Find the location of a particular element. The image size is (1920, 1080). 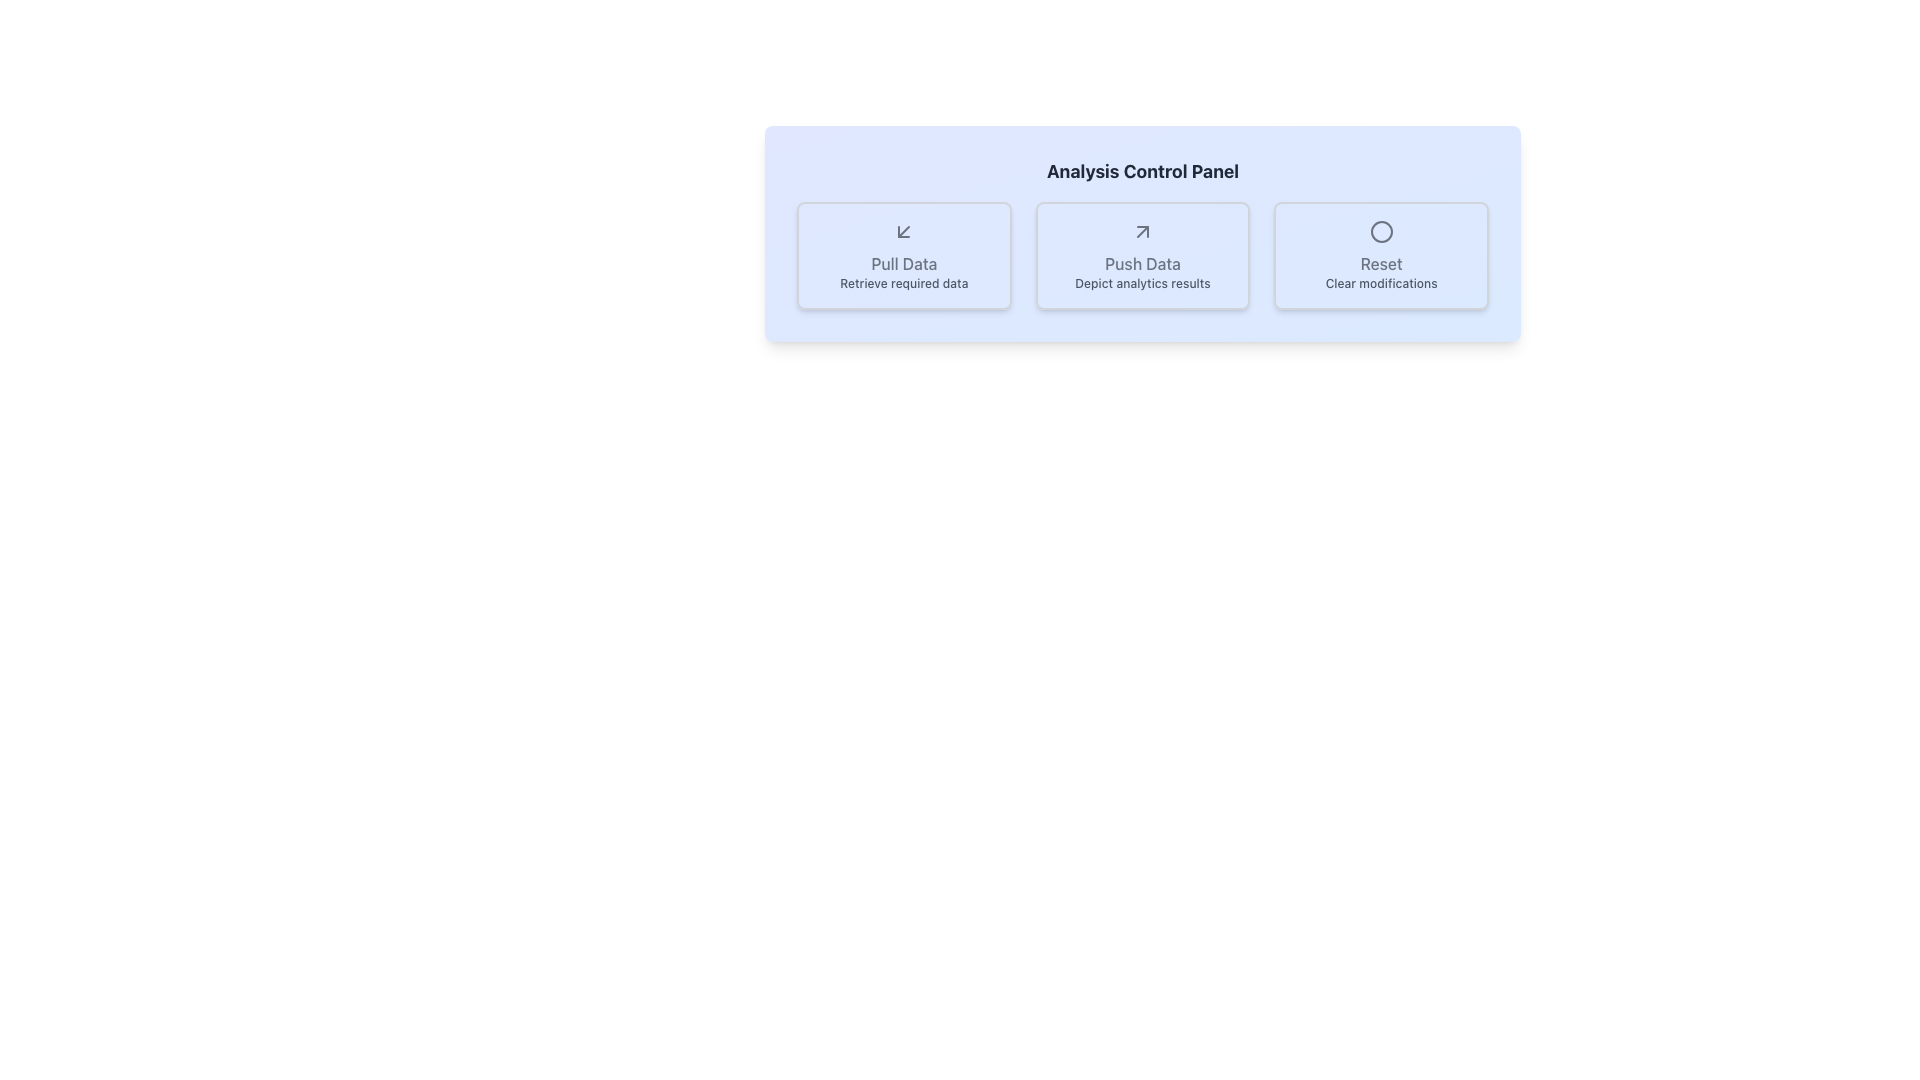

the third button from the left in the Analysis Control Panel is located at coordinates (1380, 254).